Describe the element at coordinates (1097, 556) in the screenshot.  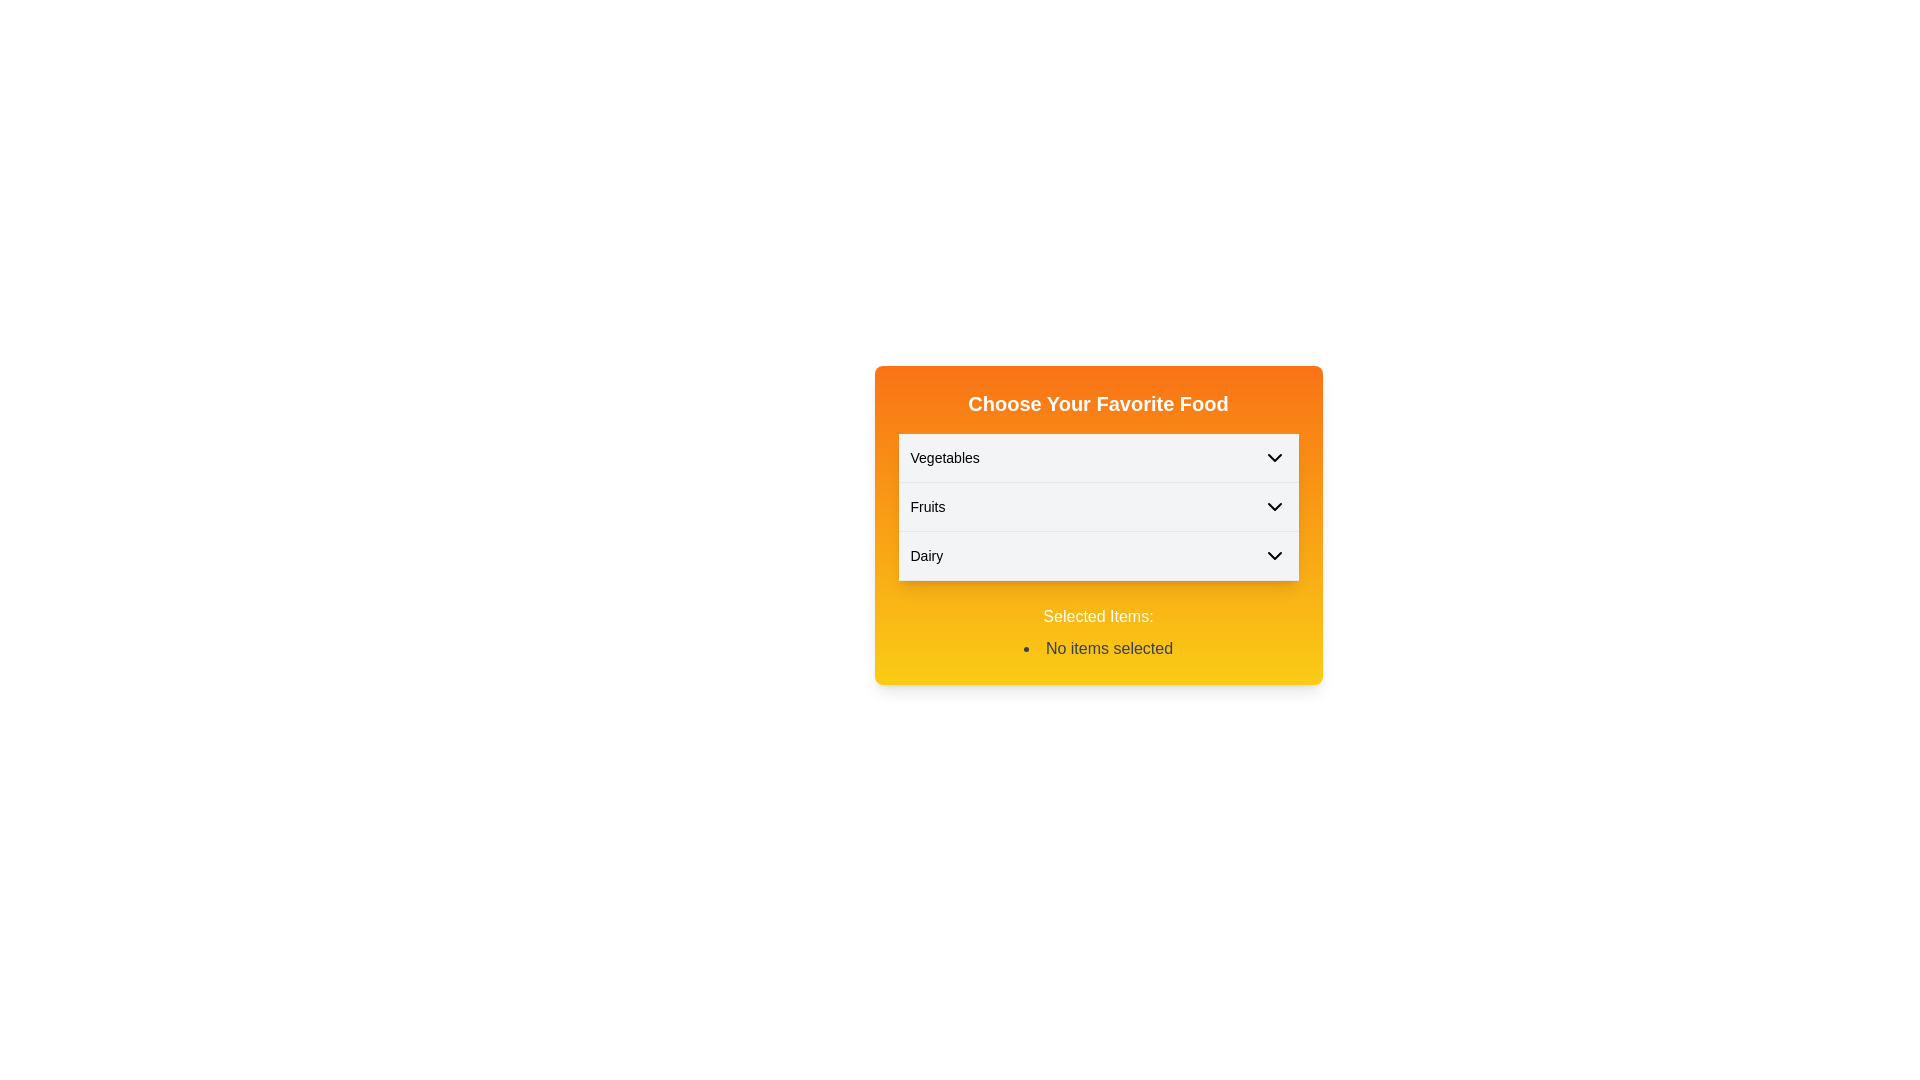
I see `the third option in the dropdown menu related to 'Dairy'` at that location.